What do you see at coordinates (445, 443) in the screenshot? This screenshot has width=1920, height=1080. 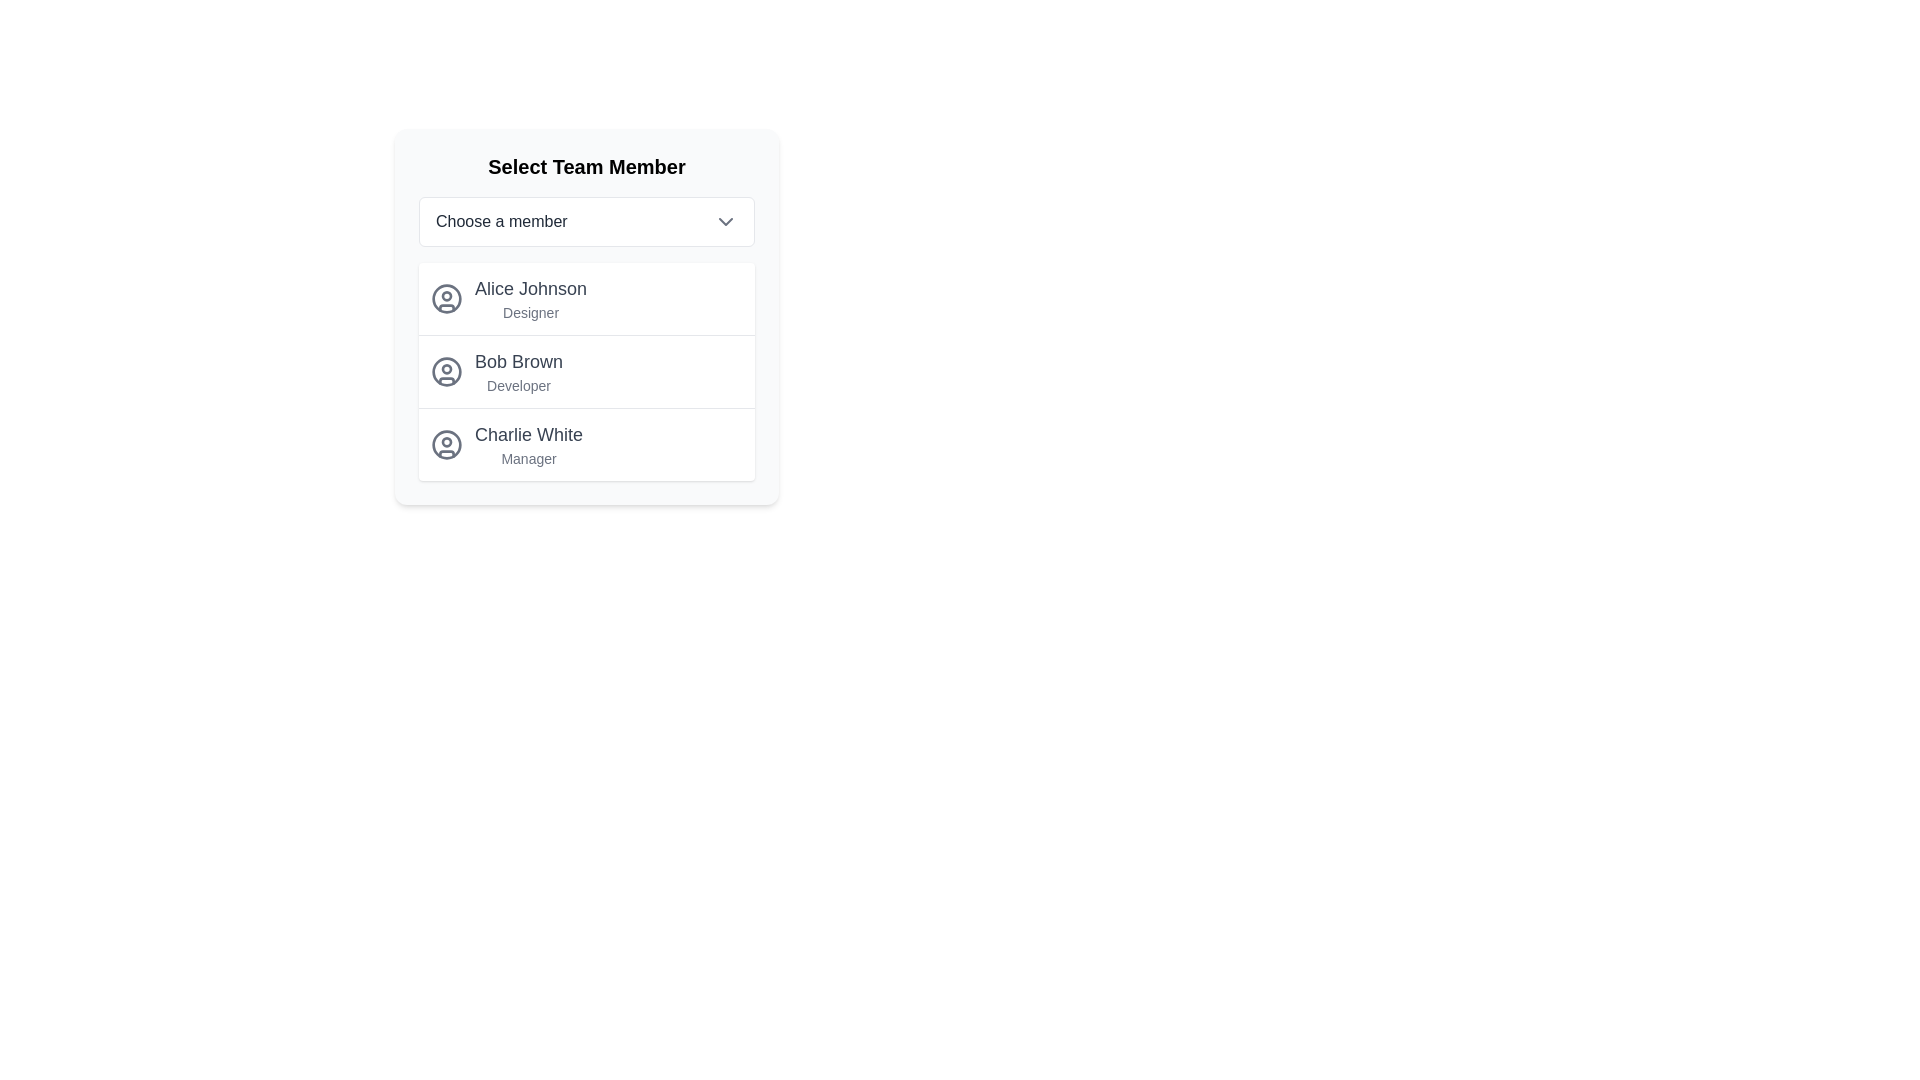 I see `the outermost circle that serves as a graphical border for the avatar icon located to the left of the text 'Charlie White'` at bounding box center [445, 443].